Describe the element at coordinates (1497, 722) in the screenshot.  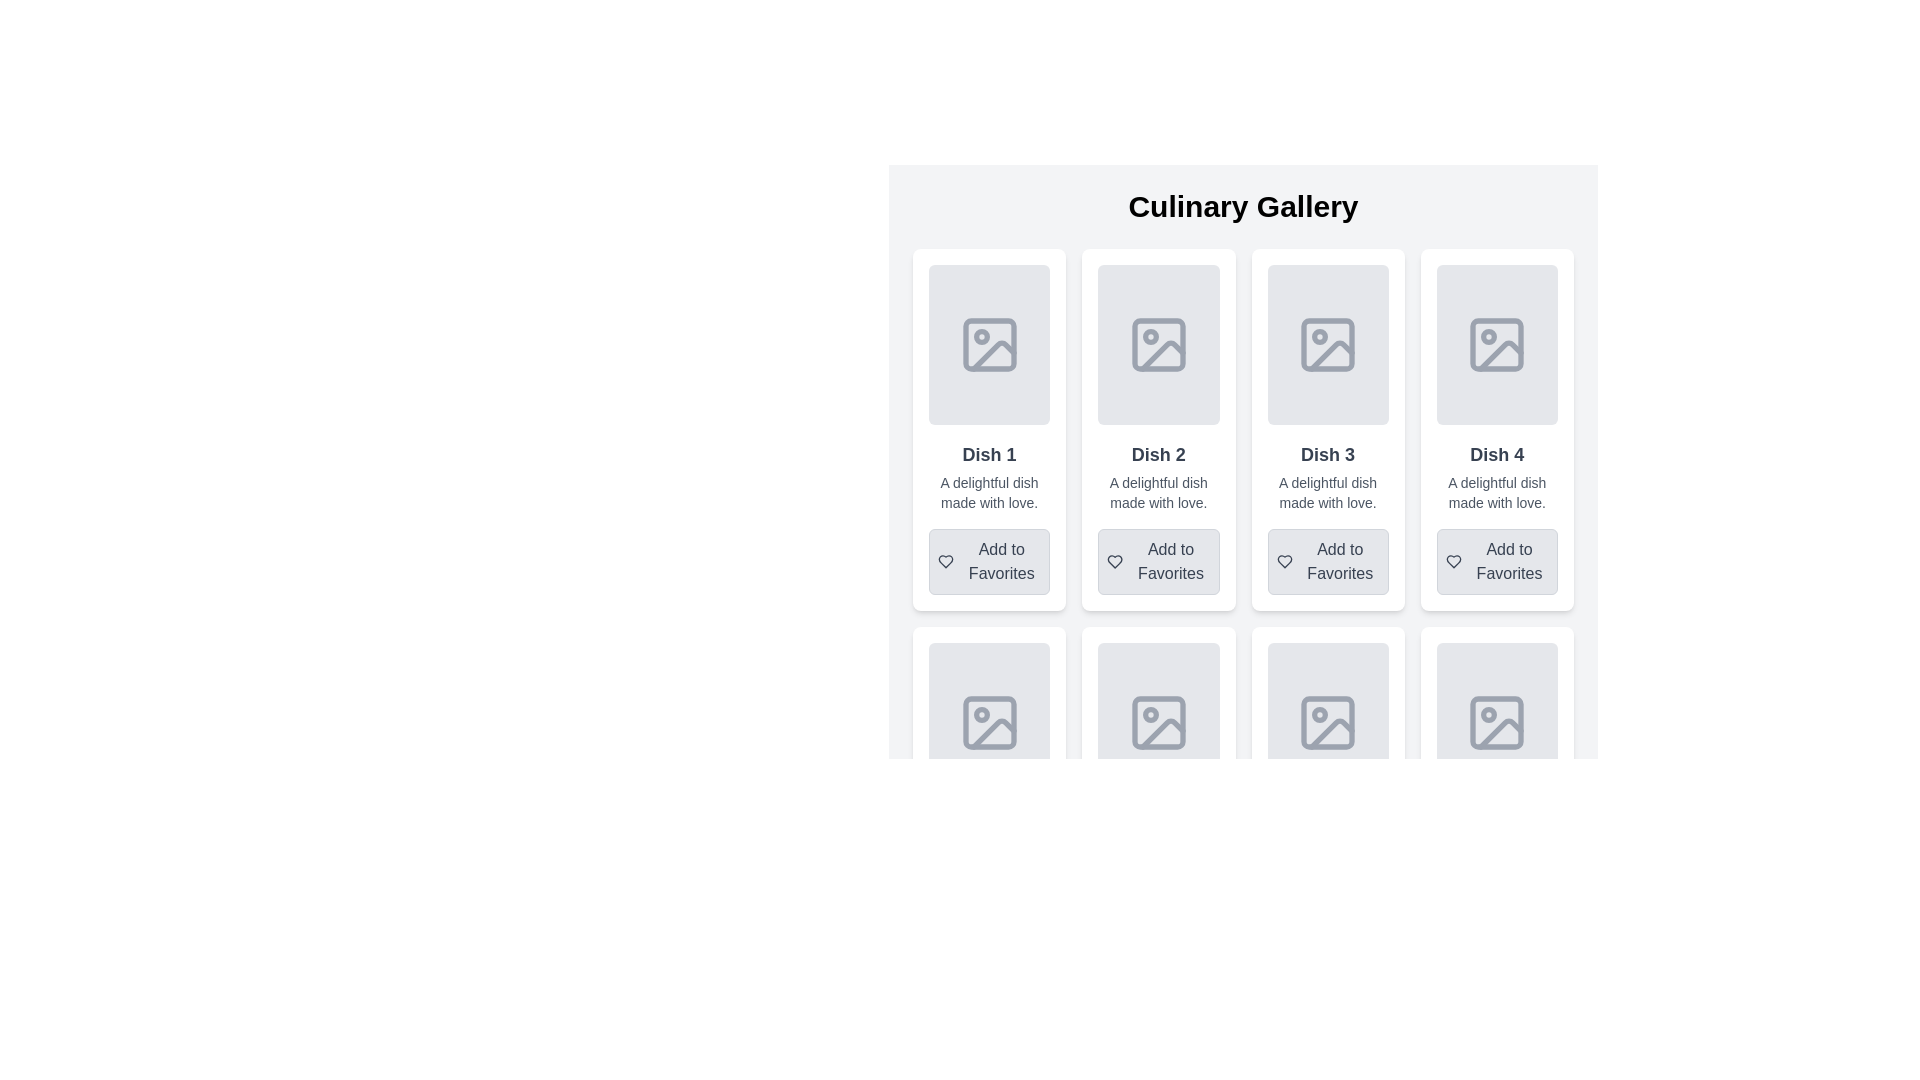
I see `the placeholder image icon located` at that location.